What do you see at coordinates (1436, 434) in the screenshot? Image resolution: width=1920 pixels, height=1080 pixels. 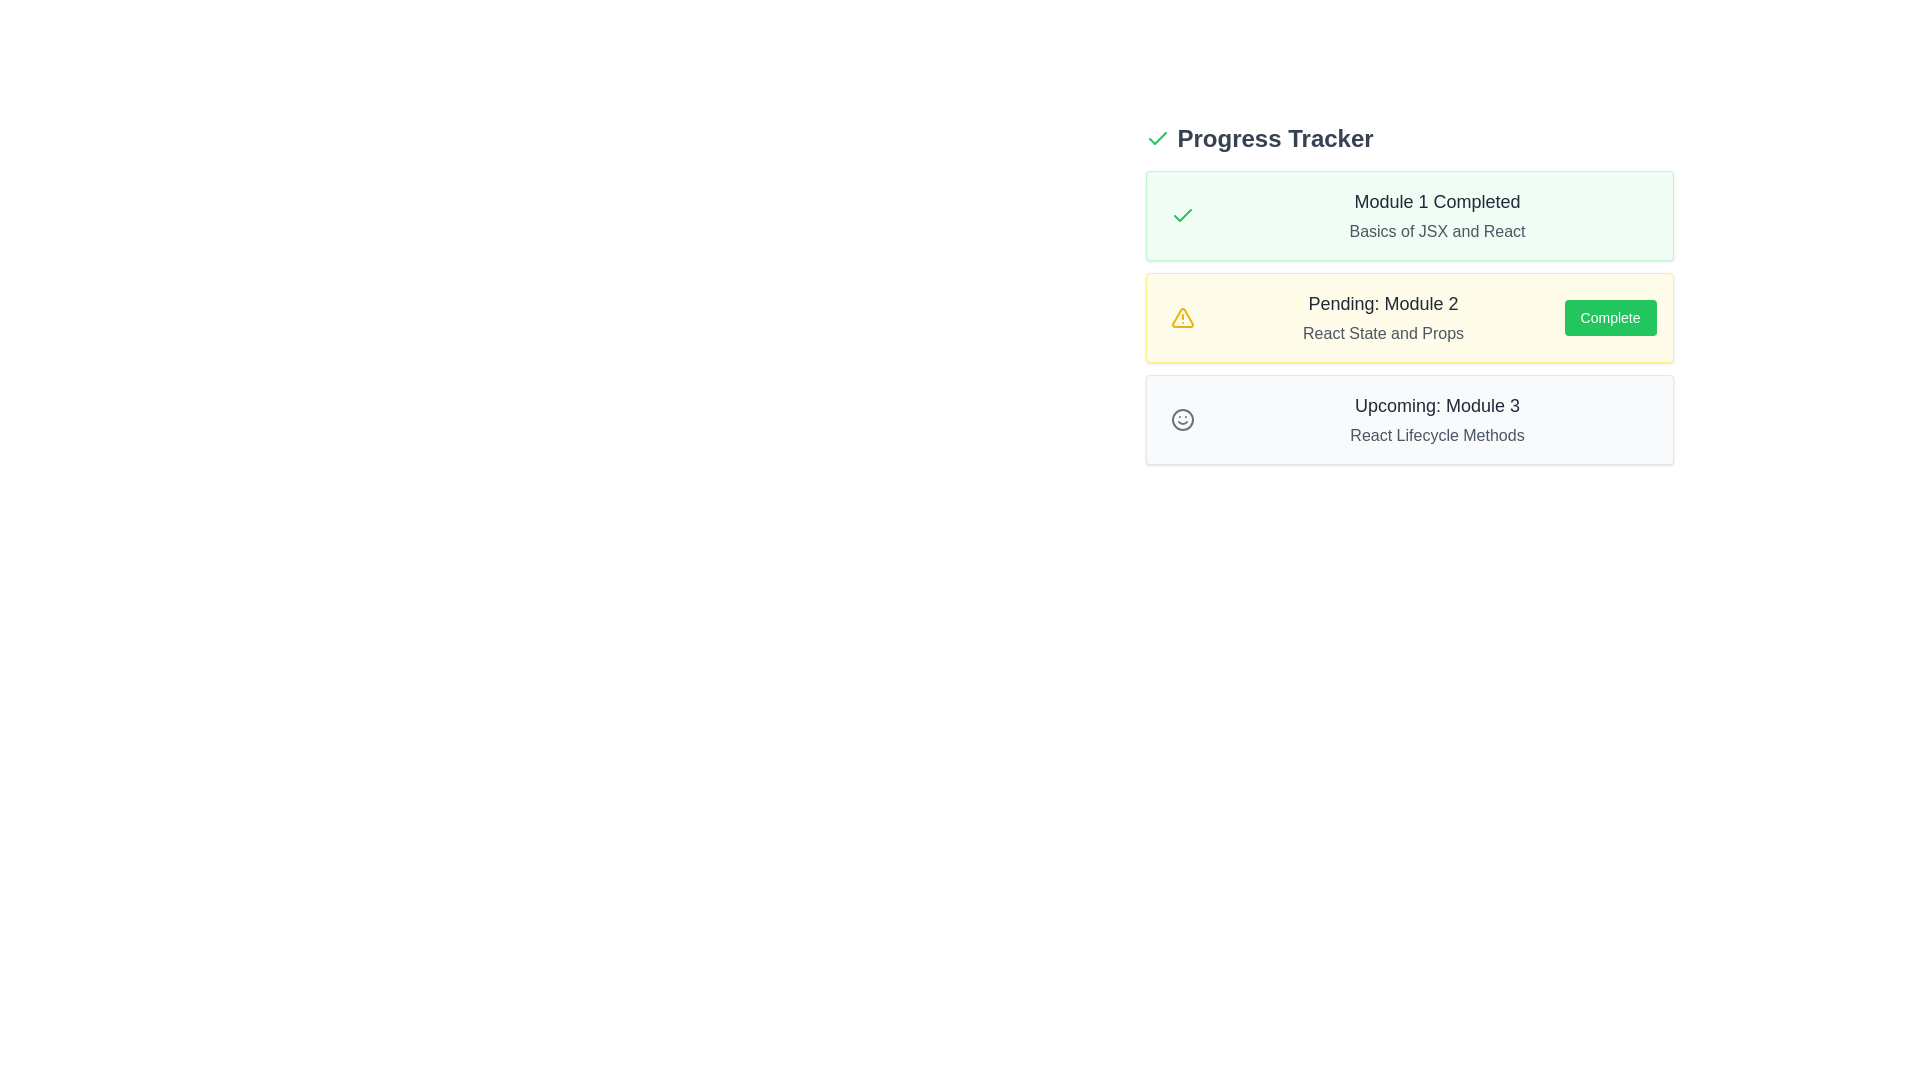 I see `the text block that reads 'React Lifecycle Methods', which is styled in gray and located below the heading 'Upcoming: Module 3' in the third section of the progress tracker` at bounding box center [1436, 434].